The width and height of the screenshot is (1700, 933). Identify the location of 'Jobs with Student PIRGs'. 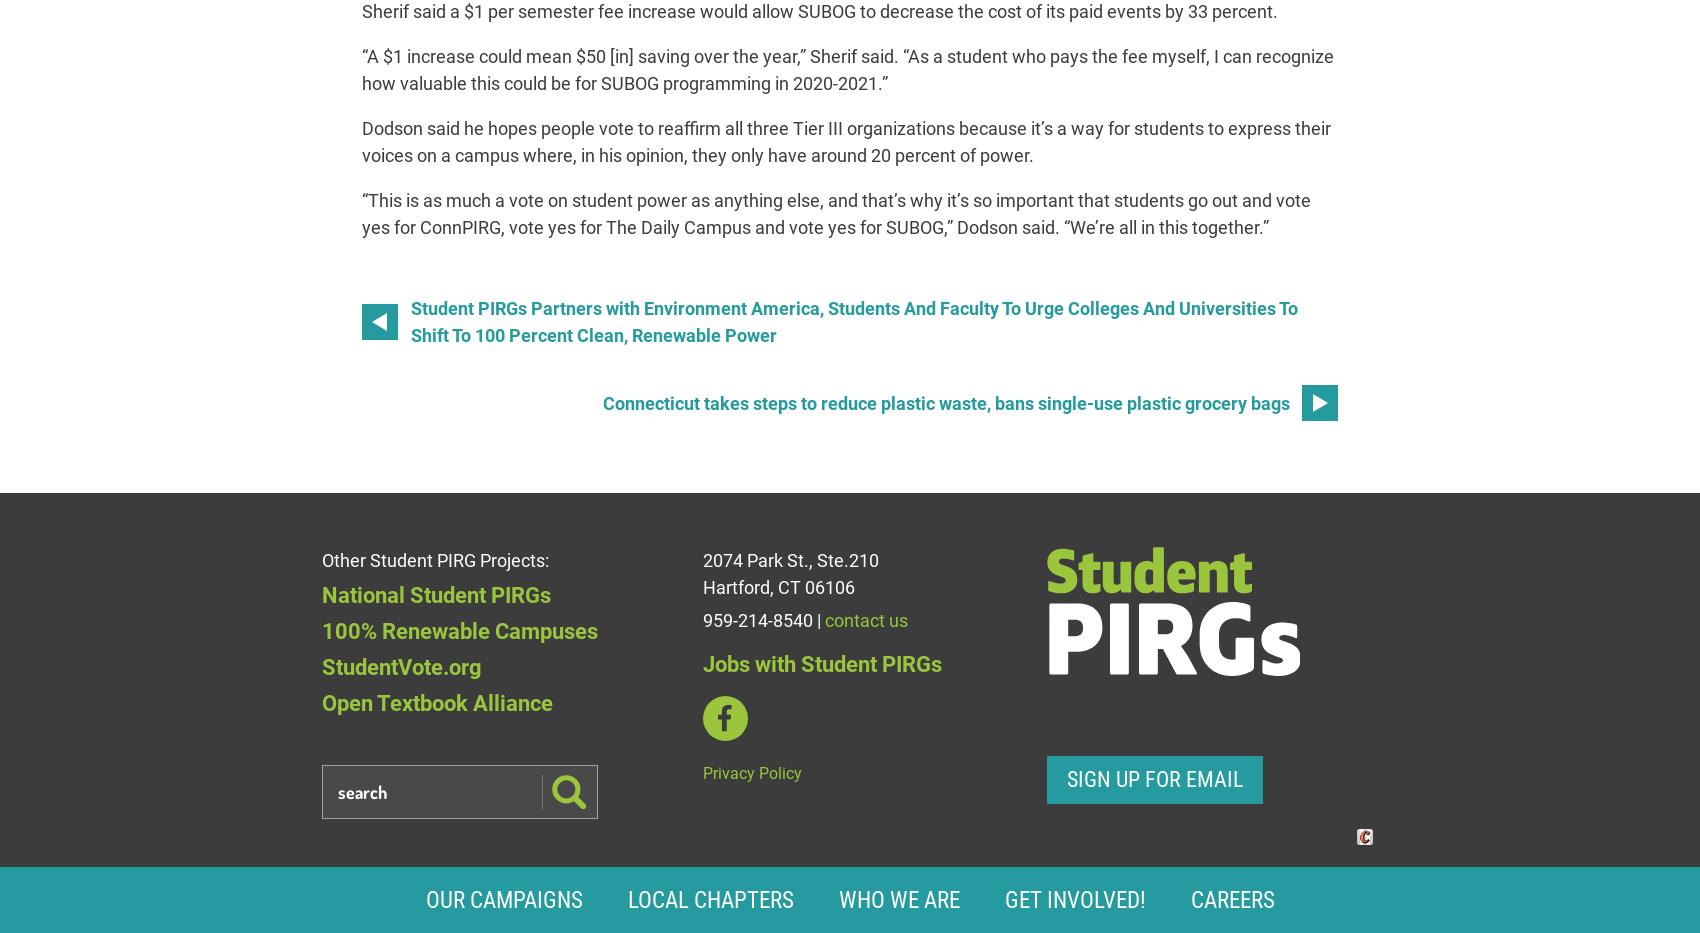
(820, 662).